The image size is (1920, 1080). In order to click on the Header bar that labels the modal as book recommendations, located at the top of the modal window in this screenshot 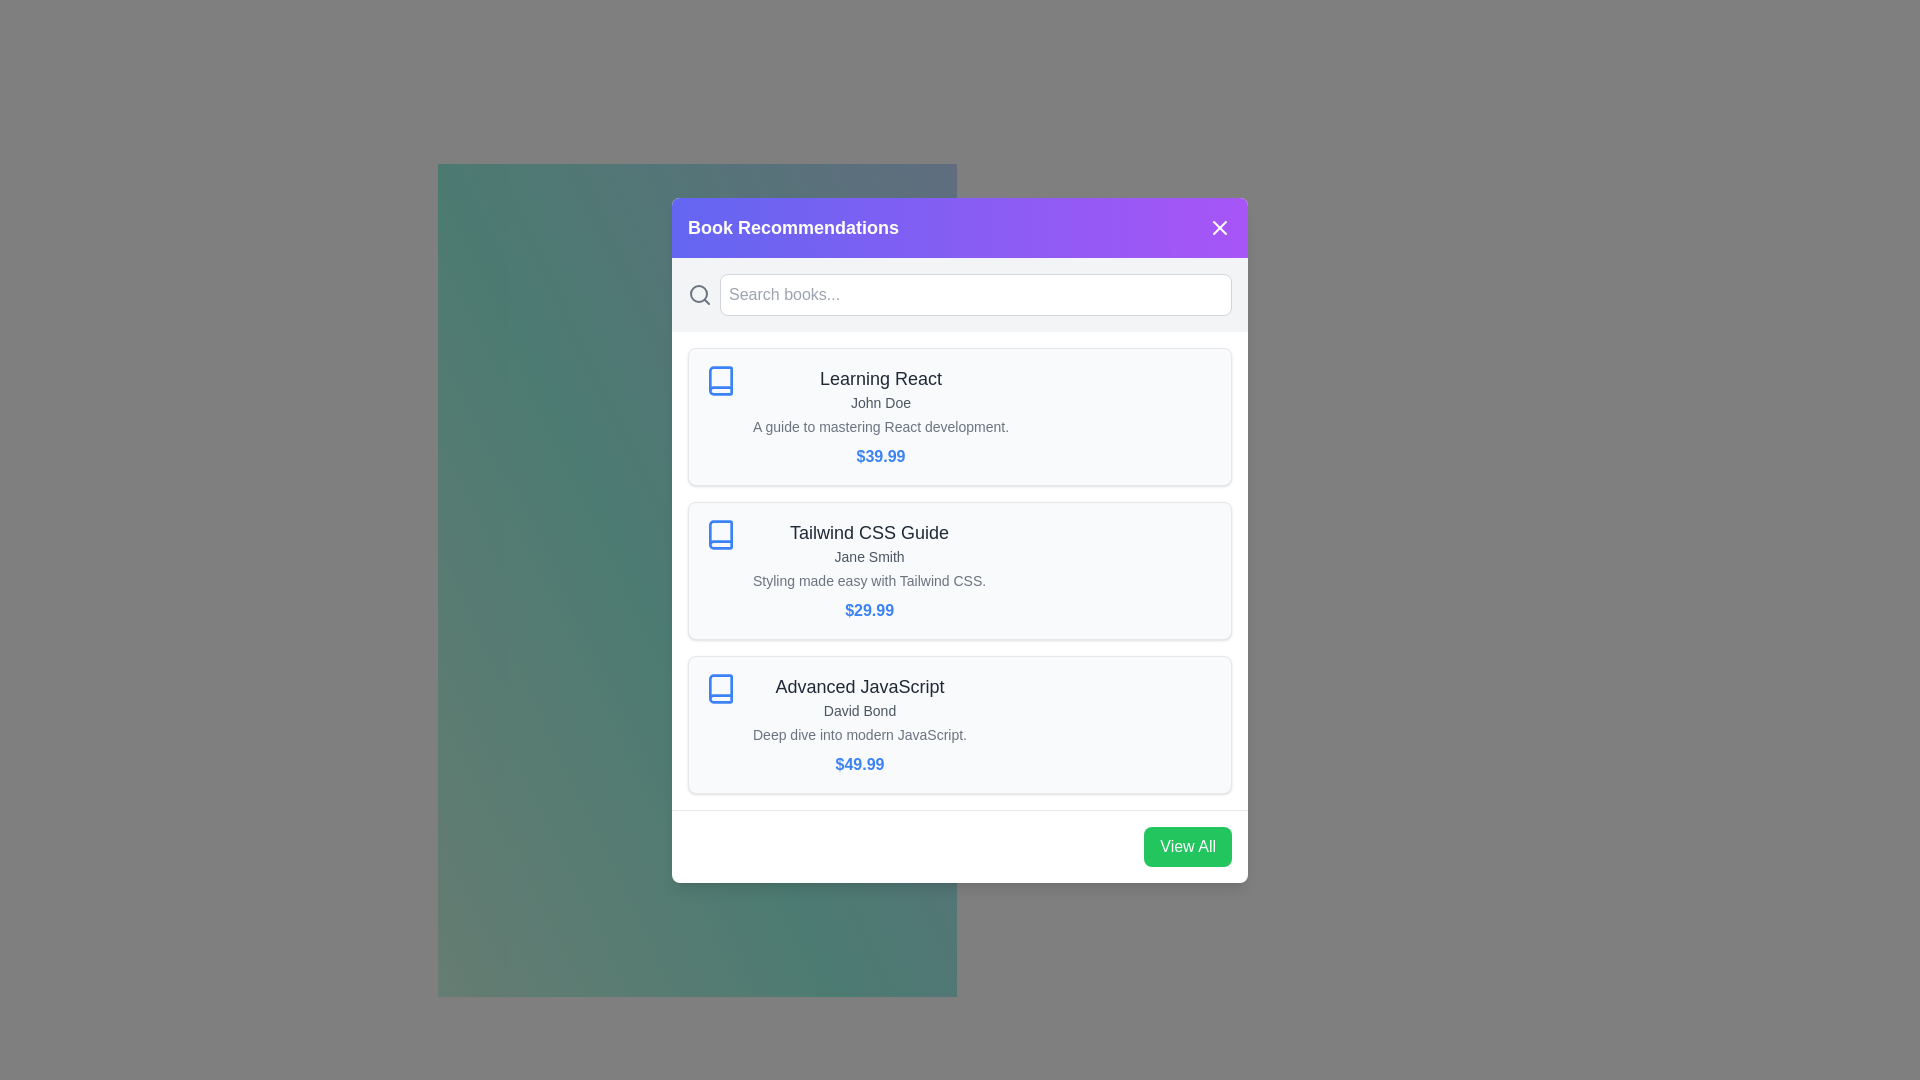, I will do `click(960, 226)`.